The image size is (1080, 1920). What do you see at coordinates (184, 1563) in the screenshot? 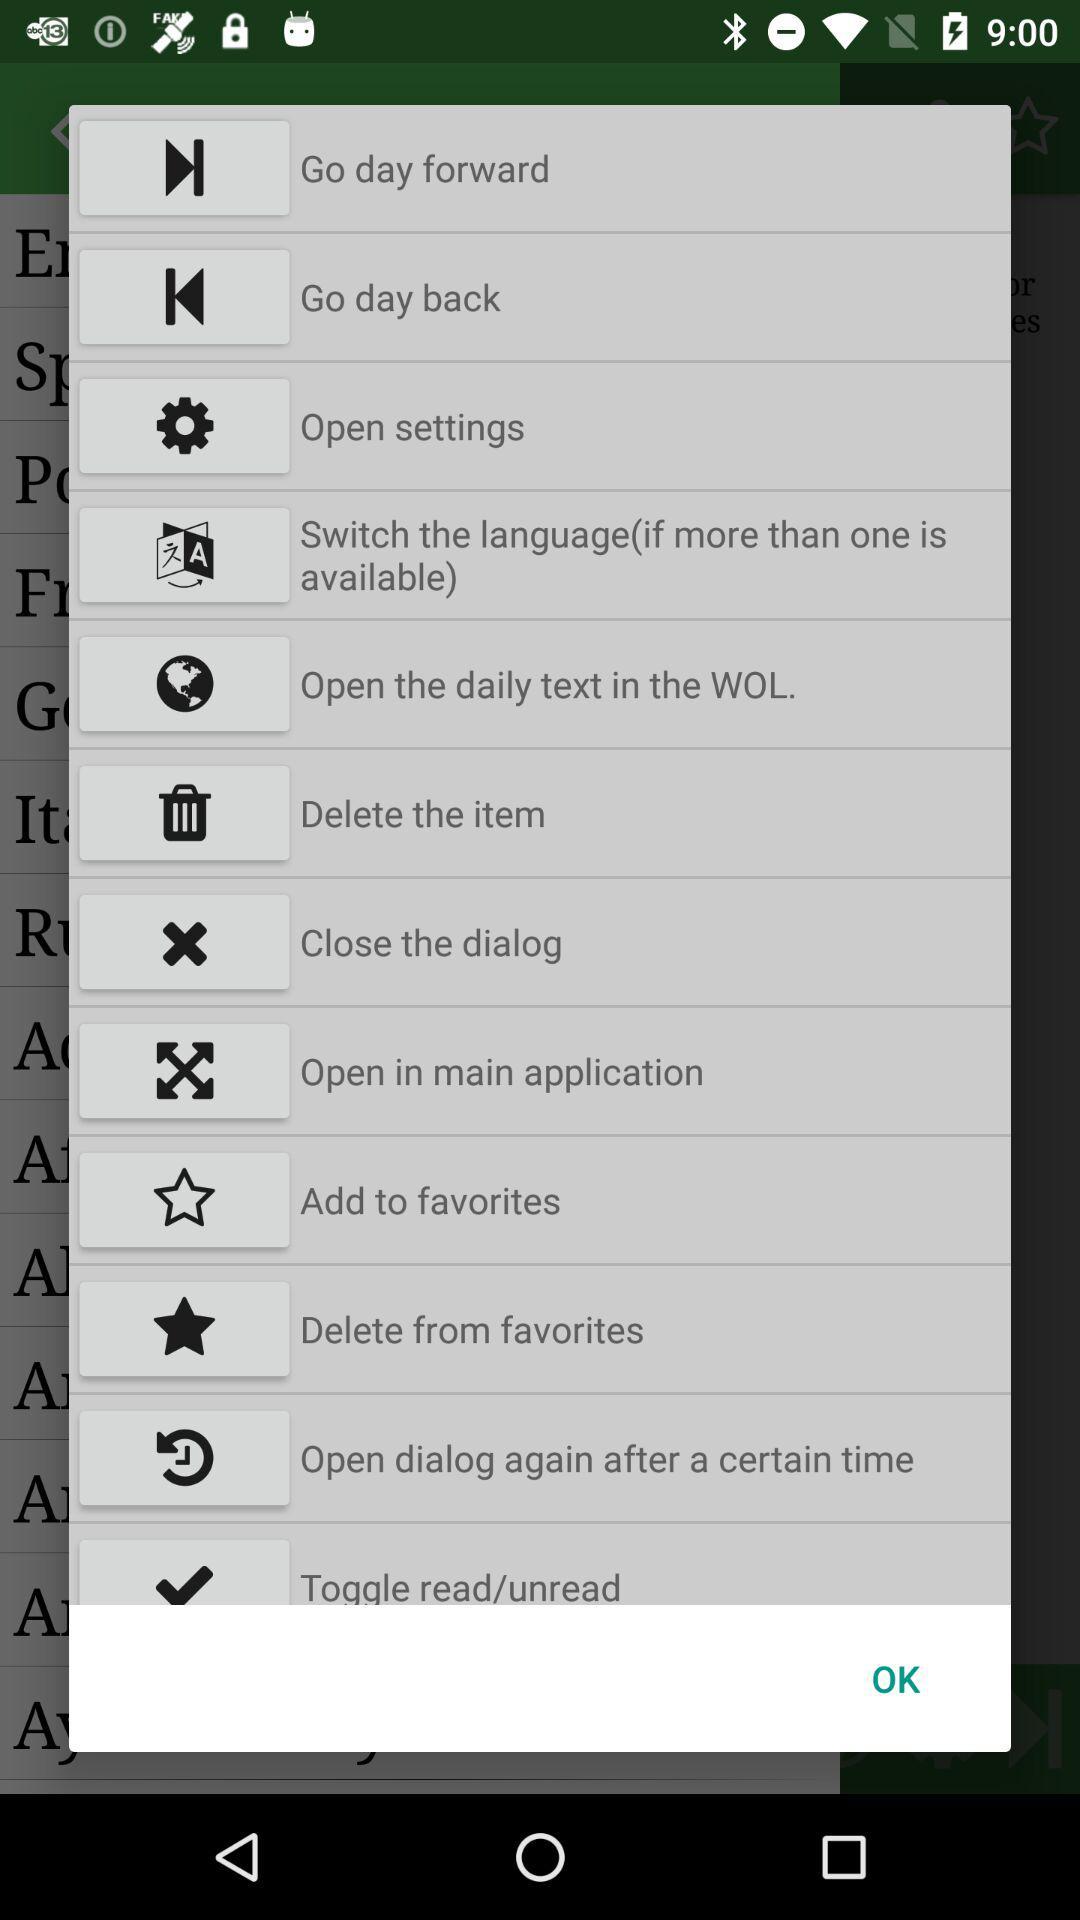
I see `icon to the left of toggle read/unread app` at bounding box center [184, 1563].